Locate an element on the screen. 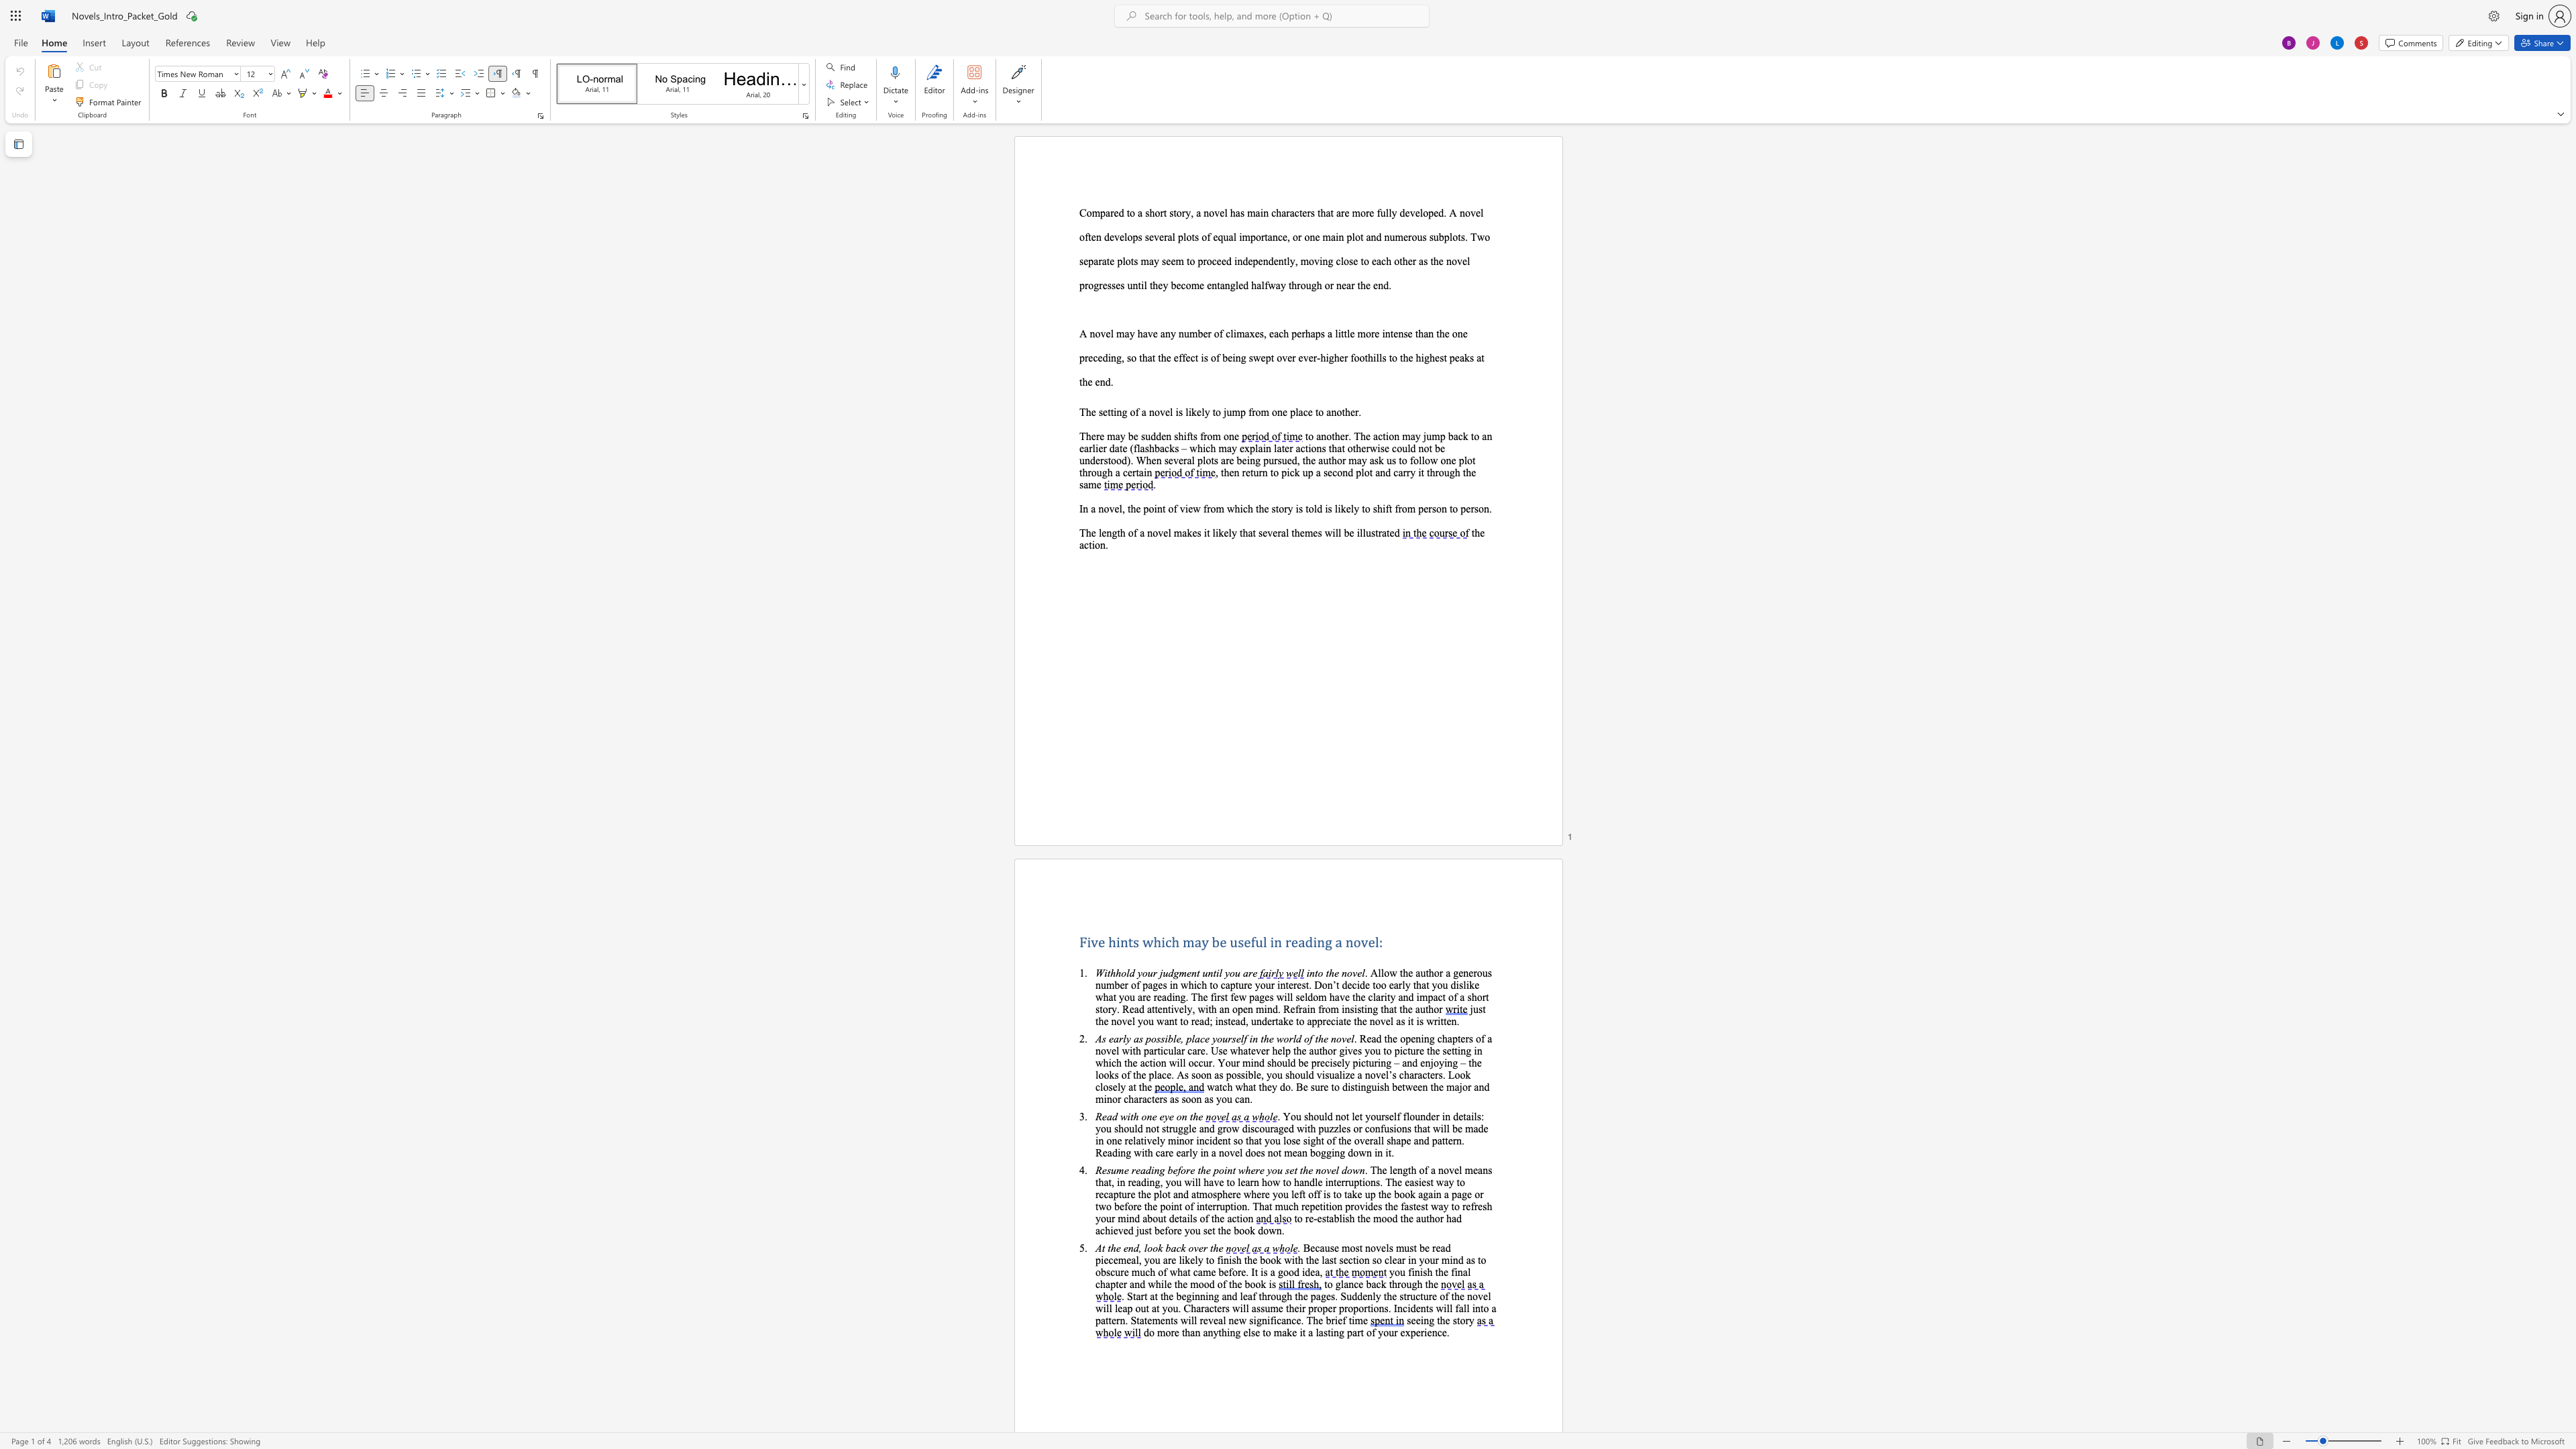 Image resolution: width=2576 pixels, height=1449 pixels. the 1th character "w" in the text is located at coordinates (1123, 1116).